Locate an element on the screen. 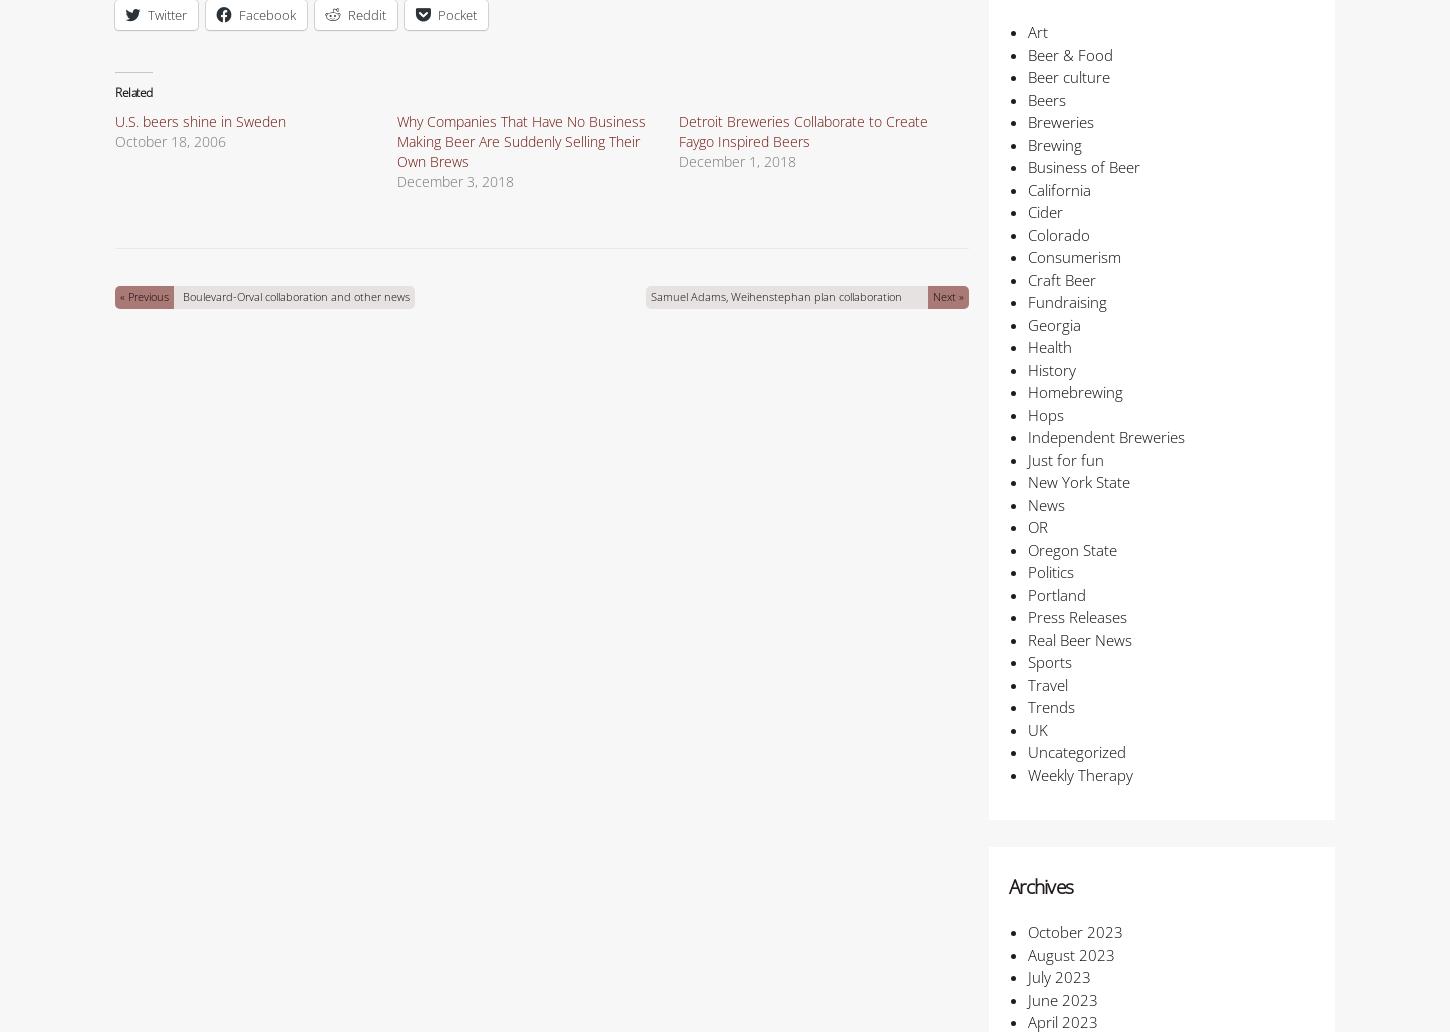 Image resolution: width=1450 pixels, height=1032 pixels. 'Archives' is located at coordinates (1040, 886).